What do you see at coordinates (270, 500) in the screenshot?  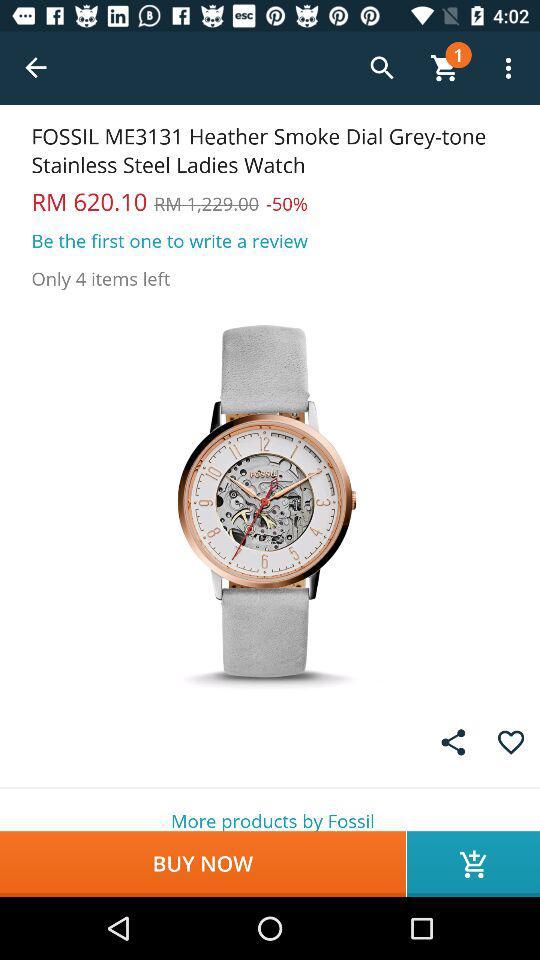 I see `item below the only 4 items icon` at bounding box center [270, 500].